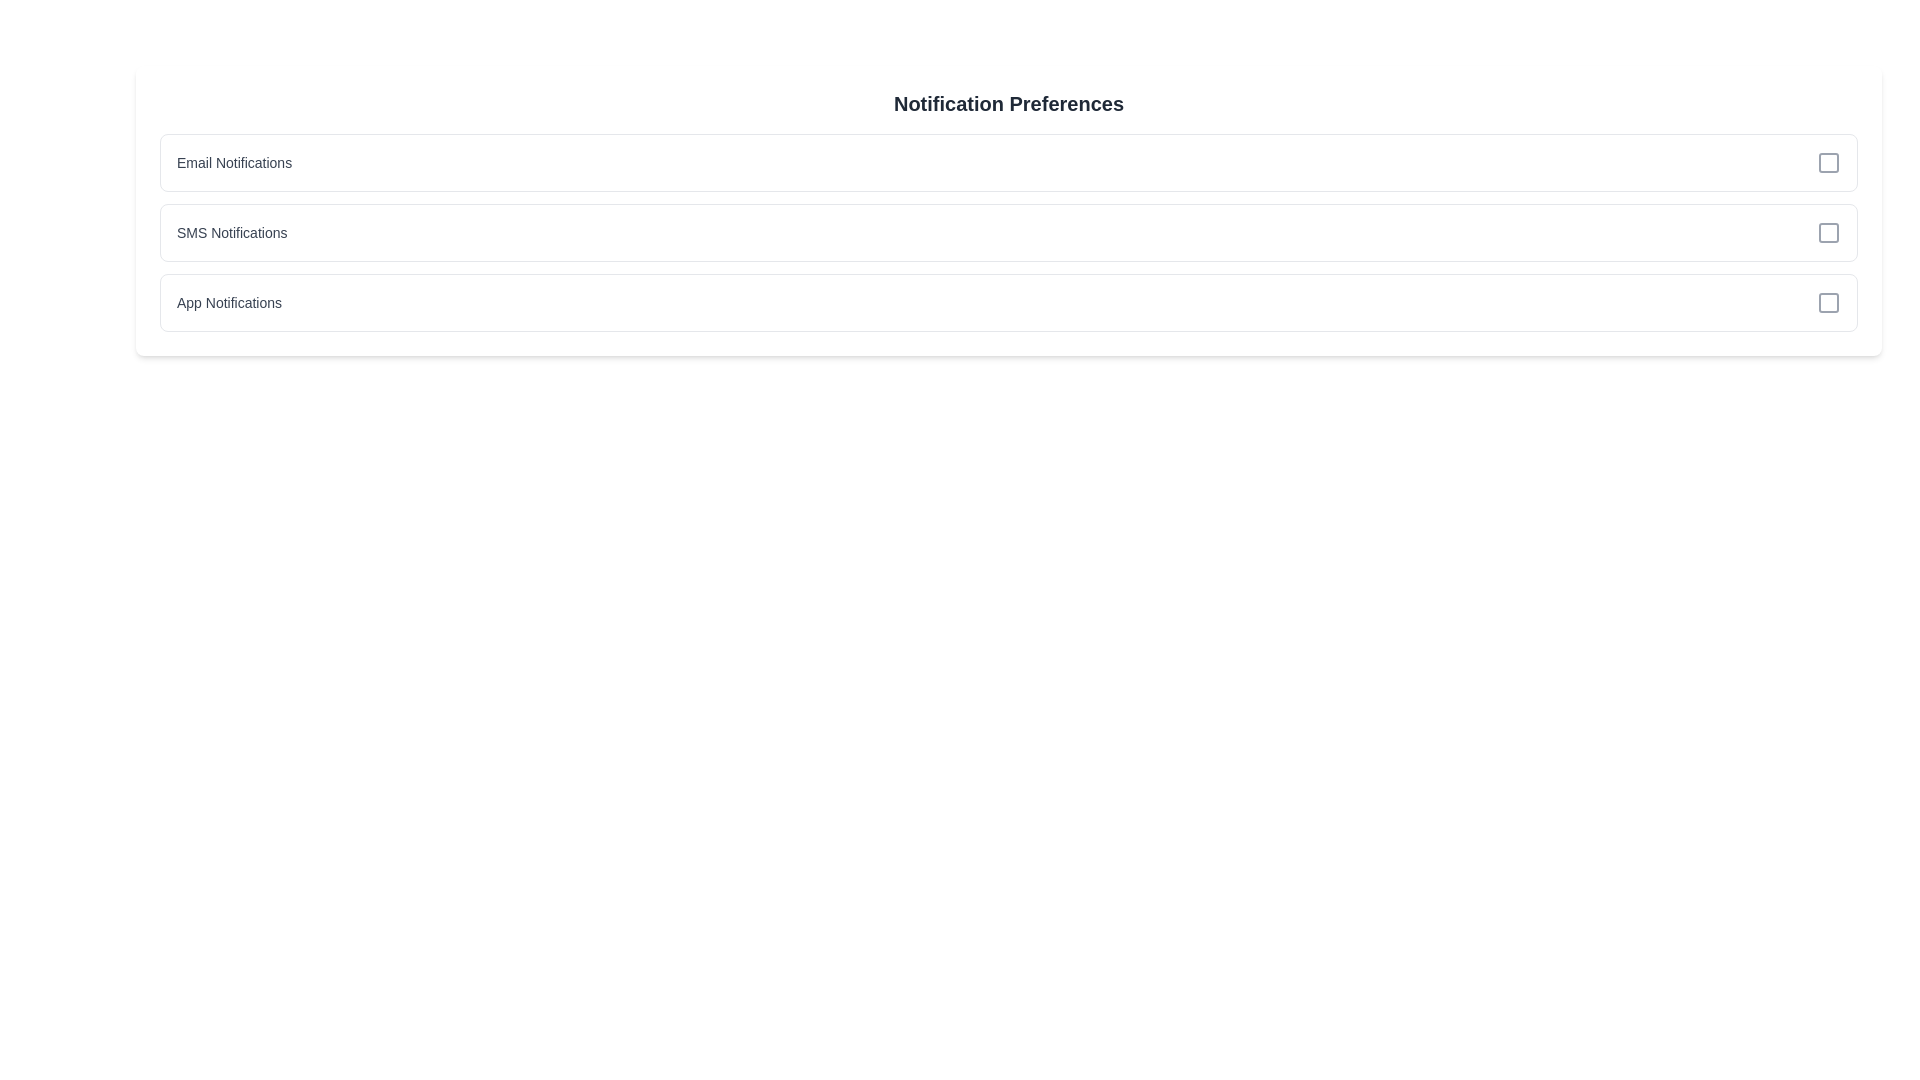 The height and width of the screenshot is (1080, 1920). Describe the element at coordinates (1828, 231) in the screenshot. I see `the unfilled light gray checkbox icon located at the end of the 'SMS Notifications' row` at that location.